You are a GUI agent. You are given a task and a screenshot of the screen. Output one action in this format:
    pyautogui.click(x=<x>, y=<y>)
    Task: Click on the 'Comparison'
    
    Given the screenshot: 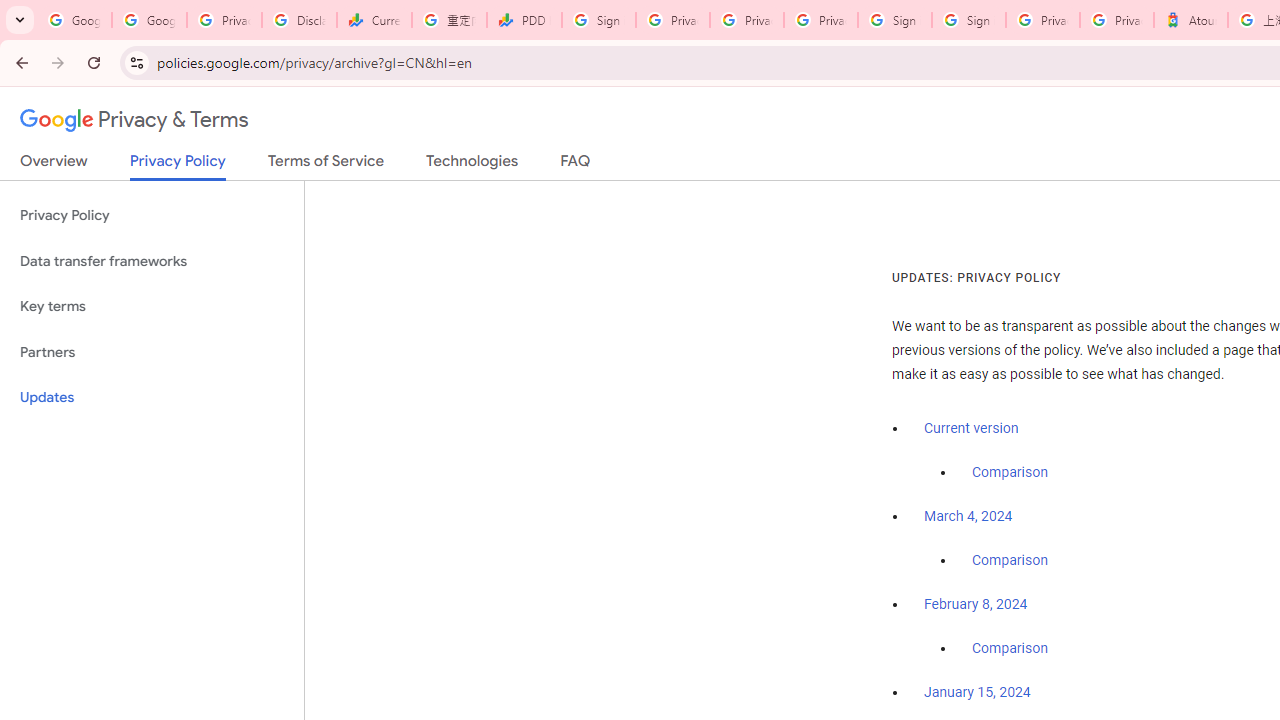 What is the action you would take?
    pyautogui.click(x=1009, y=649)
    